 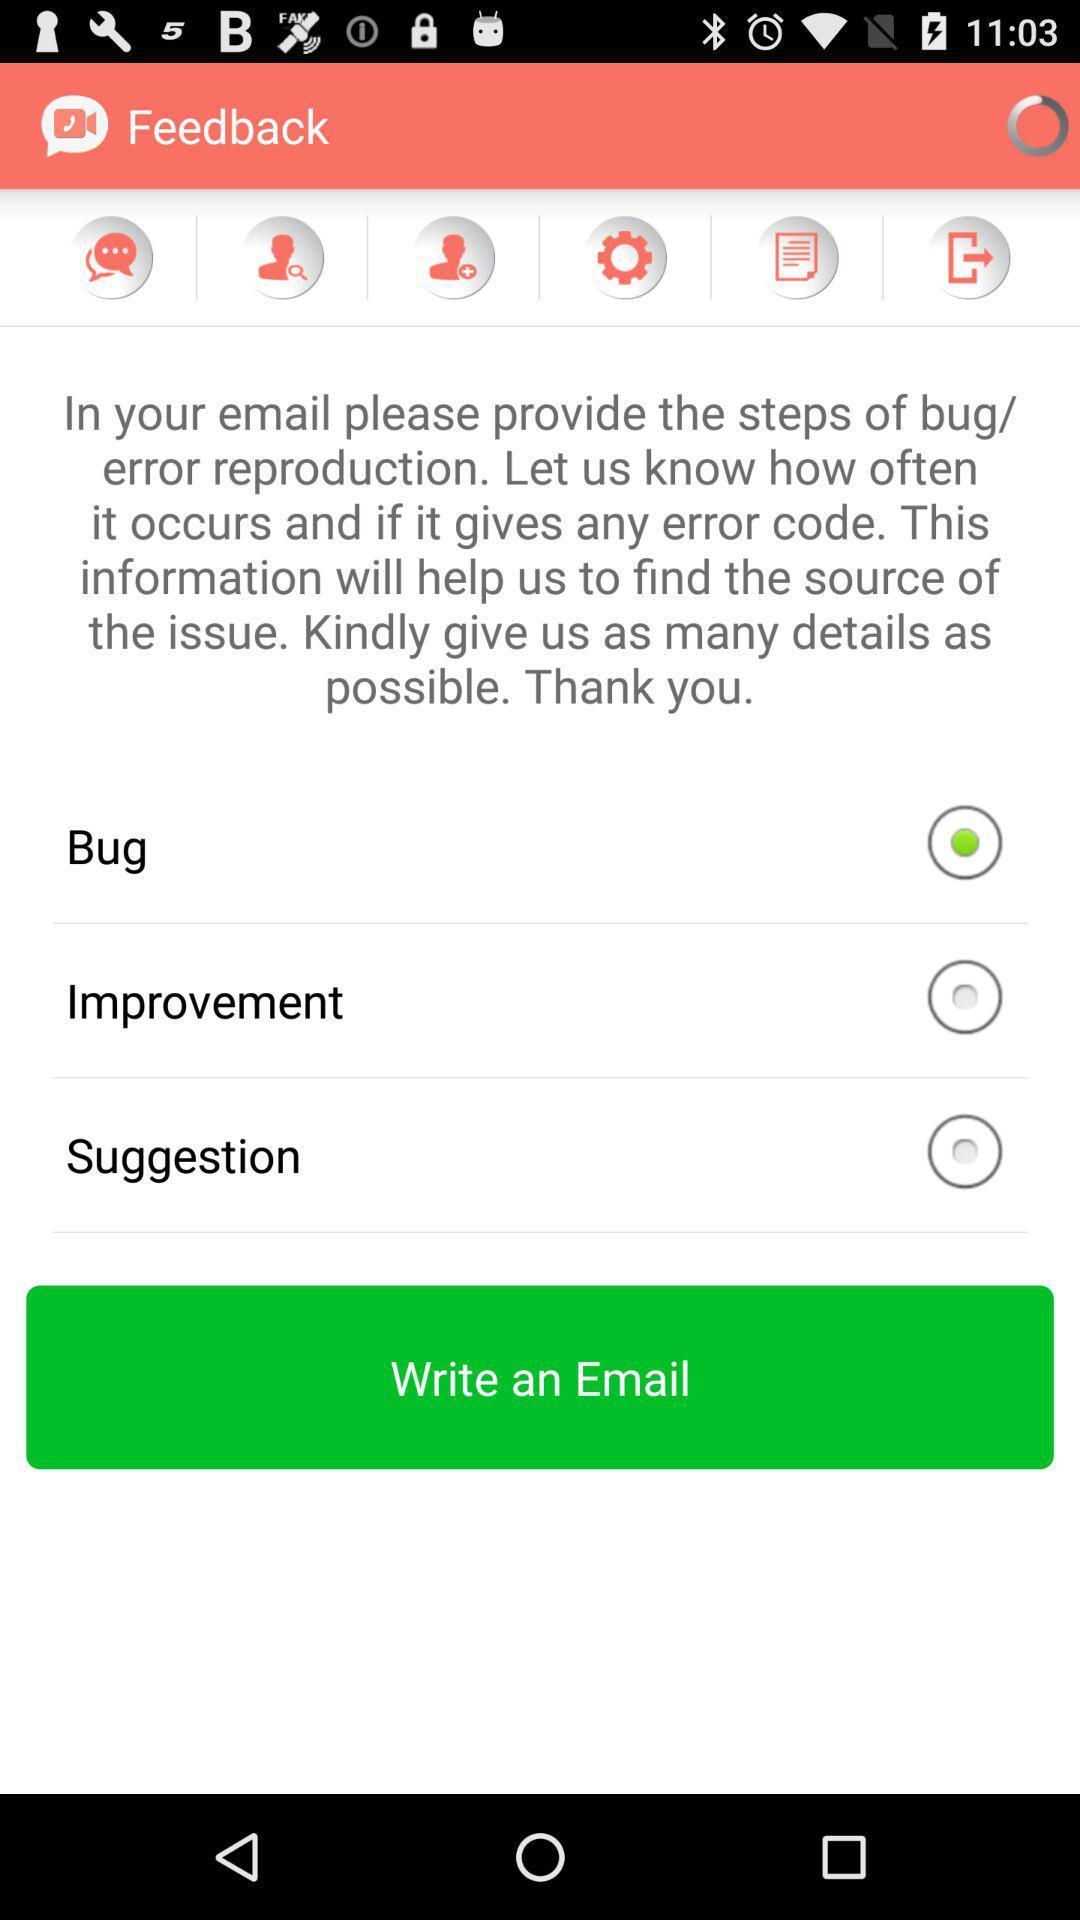 I want to click on perform search, so click(x=281, y=256).